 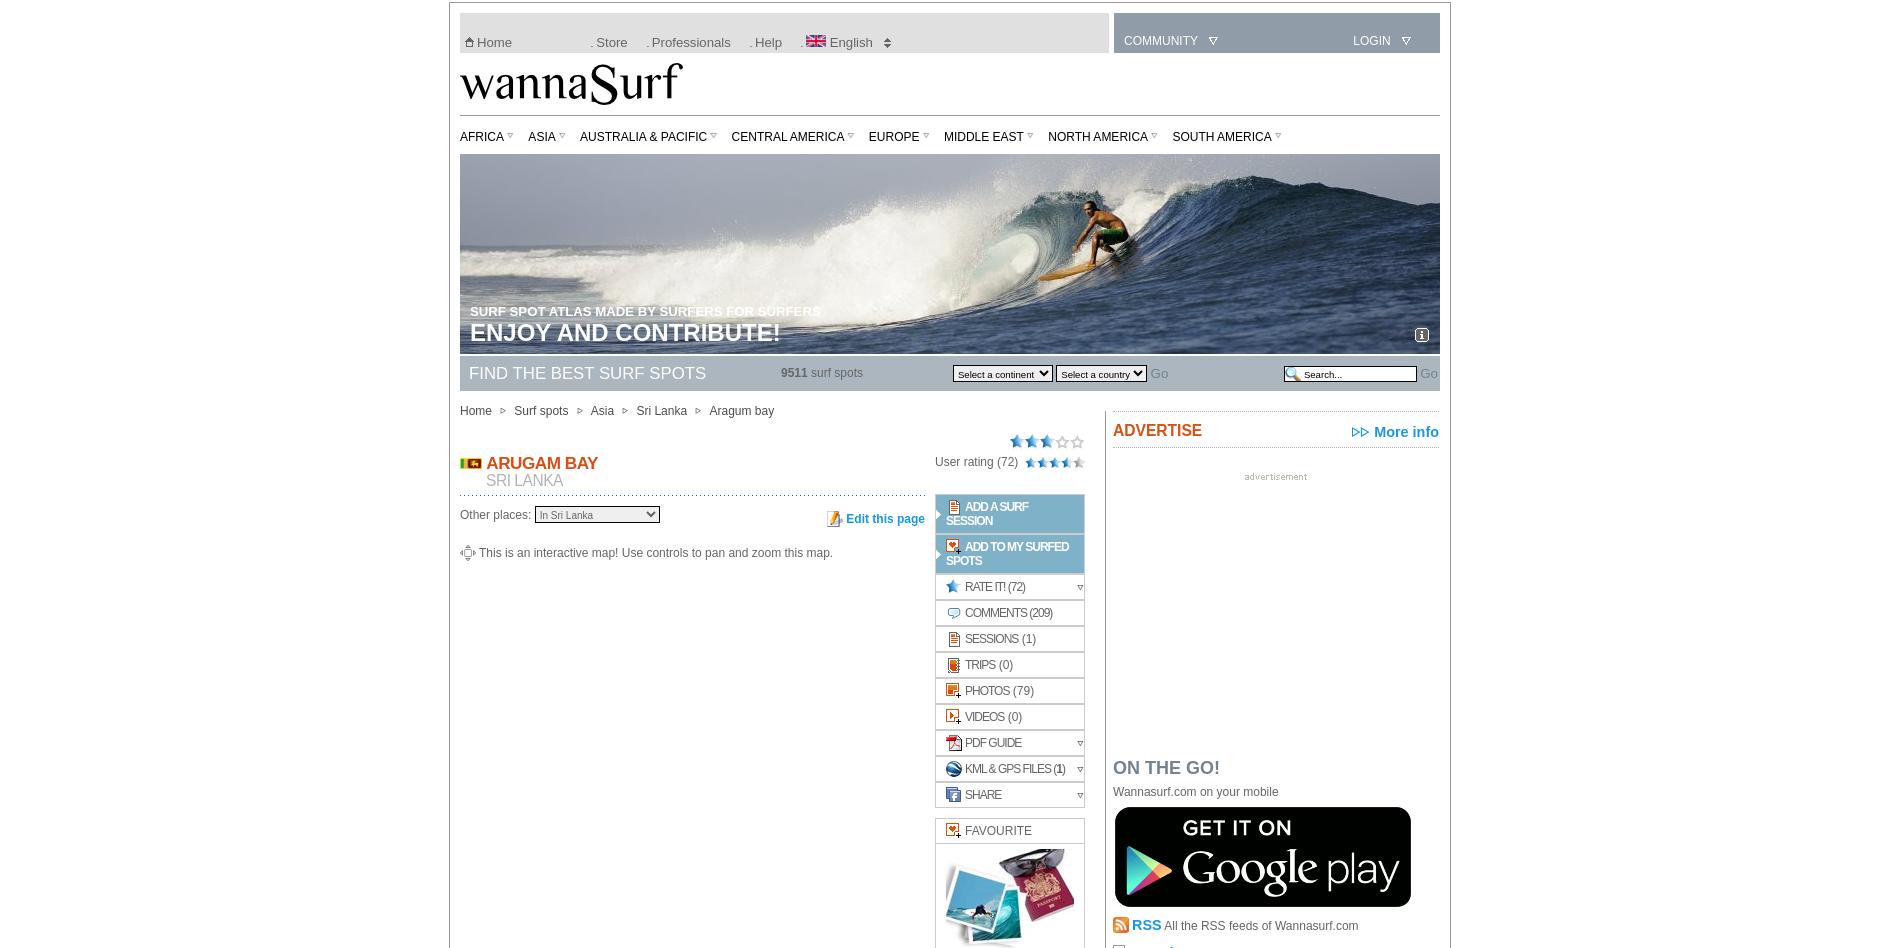 What do you see at coordinates (945, 554) in the screenshot?
I see `'Add to my surfed spots'` at bounding box center [945, 554].